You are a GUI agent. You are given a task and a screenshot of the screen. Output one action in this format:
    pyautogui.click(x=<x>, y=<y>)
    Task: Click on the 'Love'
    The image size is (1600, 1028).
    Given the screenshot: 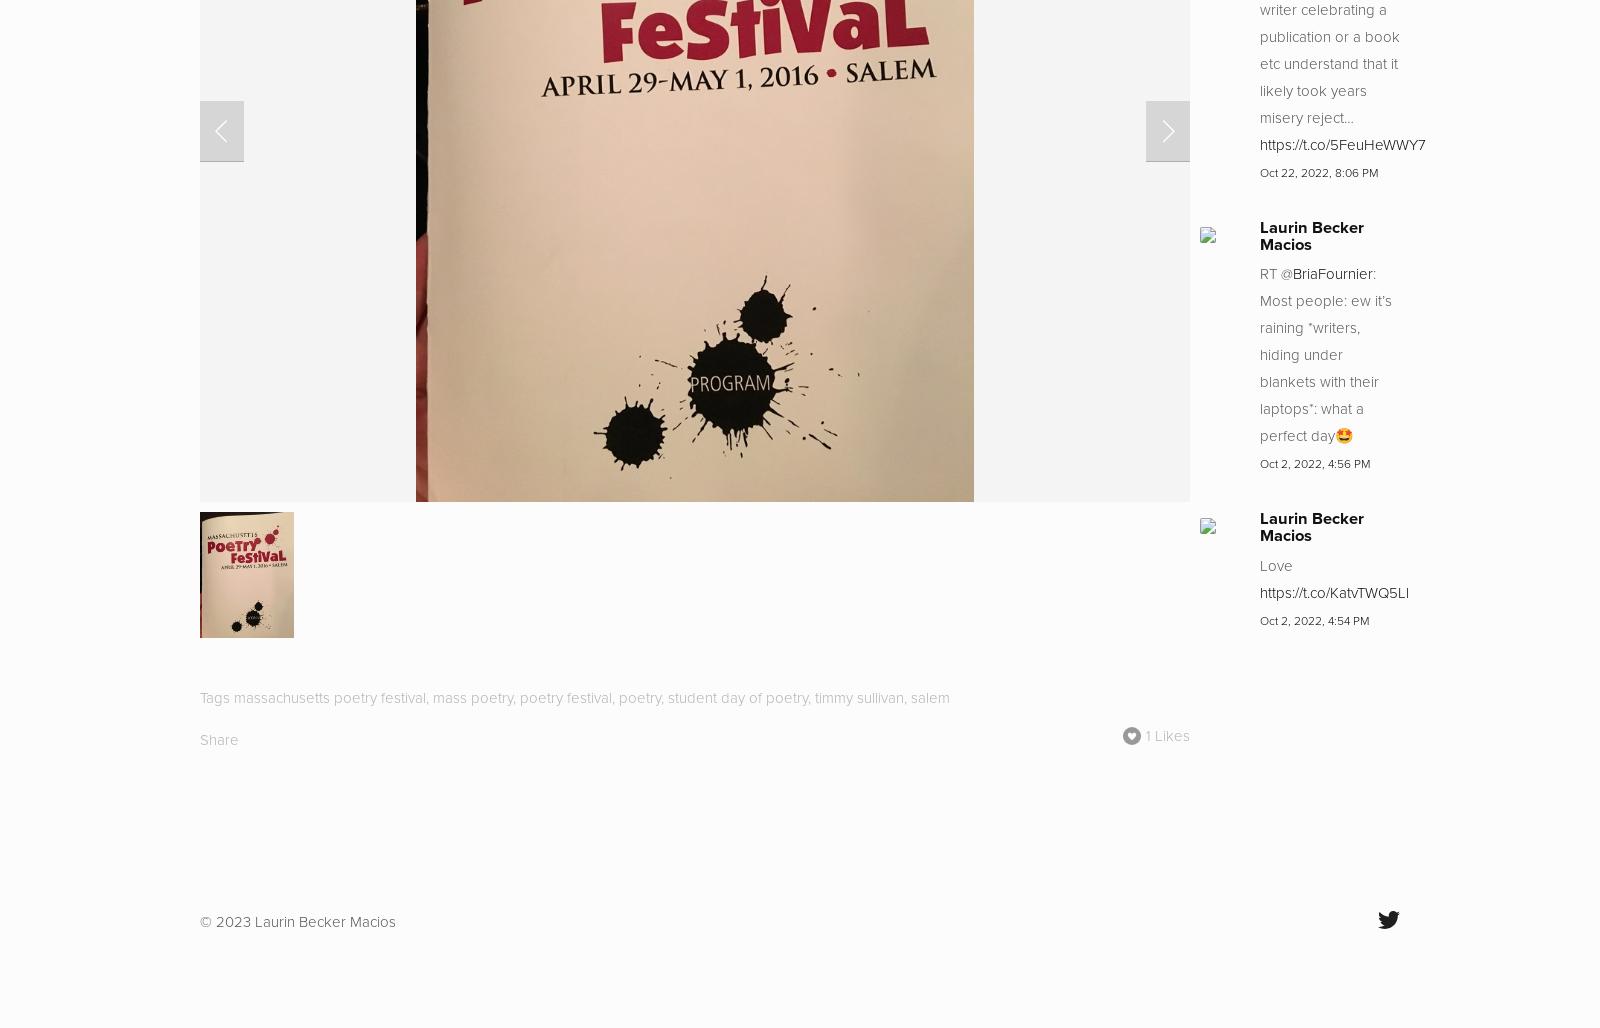 What is the action you would take?
    pyautogui.click(x=1275, y=564)
    